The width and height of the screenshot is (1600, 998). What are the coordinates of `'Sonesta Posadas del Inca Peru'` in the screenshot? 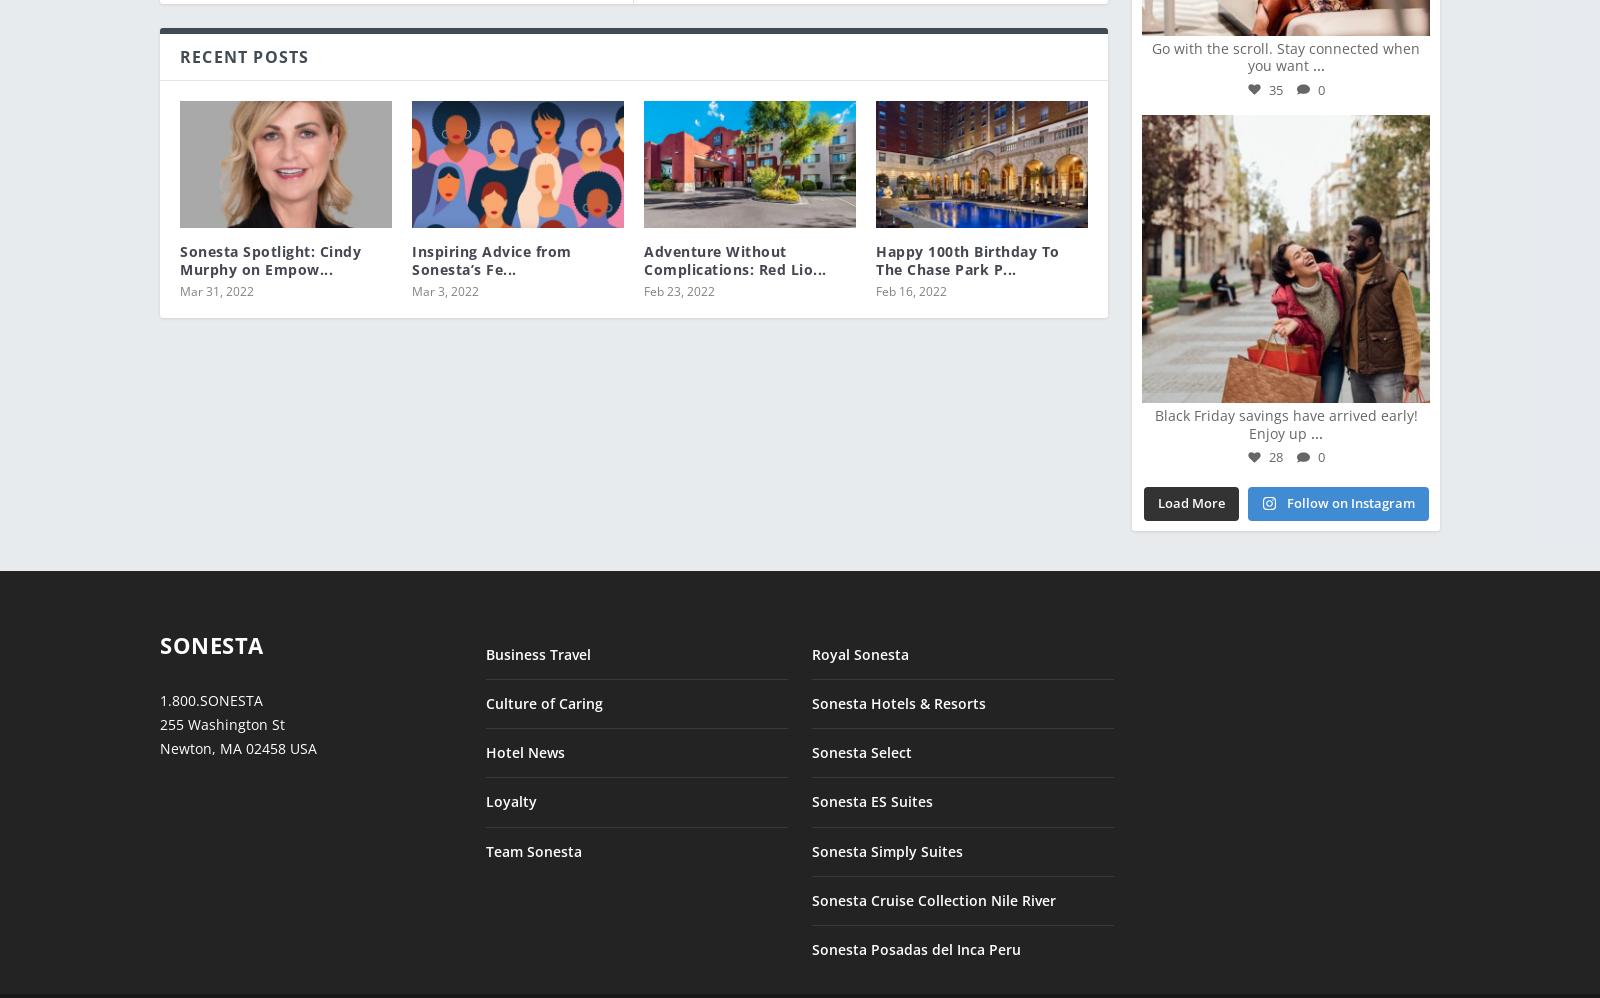 It's located at (915, 934).